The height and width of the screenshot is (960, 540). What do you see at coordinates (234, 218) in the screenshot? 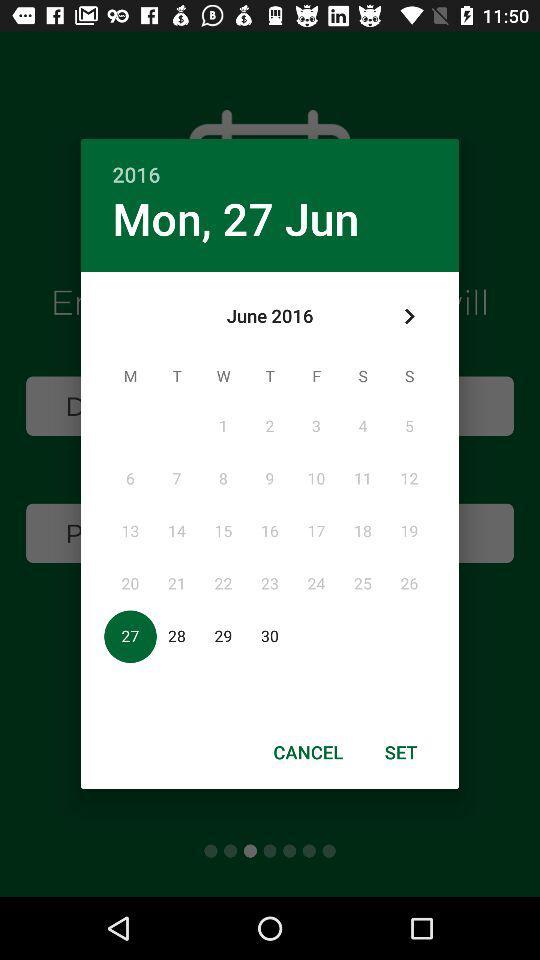
I see `mon, 27 jun item` at bounding box center [234, 218].